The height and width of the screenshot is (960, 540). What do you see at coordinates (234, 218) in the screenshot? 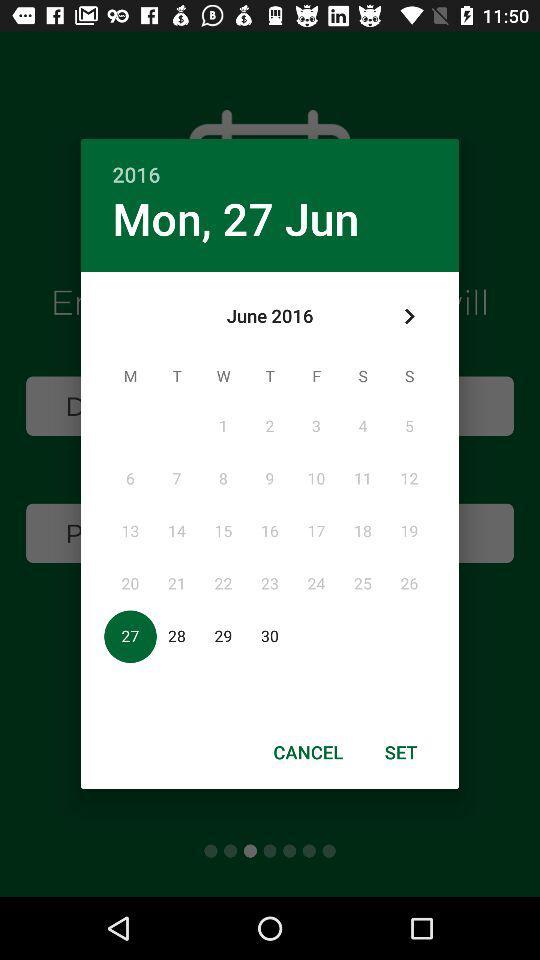
I see `mon, 27 jun item` at bounding box center [234, 218].